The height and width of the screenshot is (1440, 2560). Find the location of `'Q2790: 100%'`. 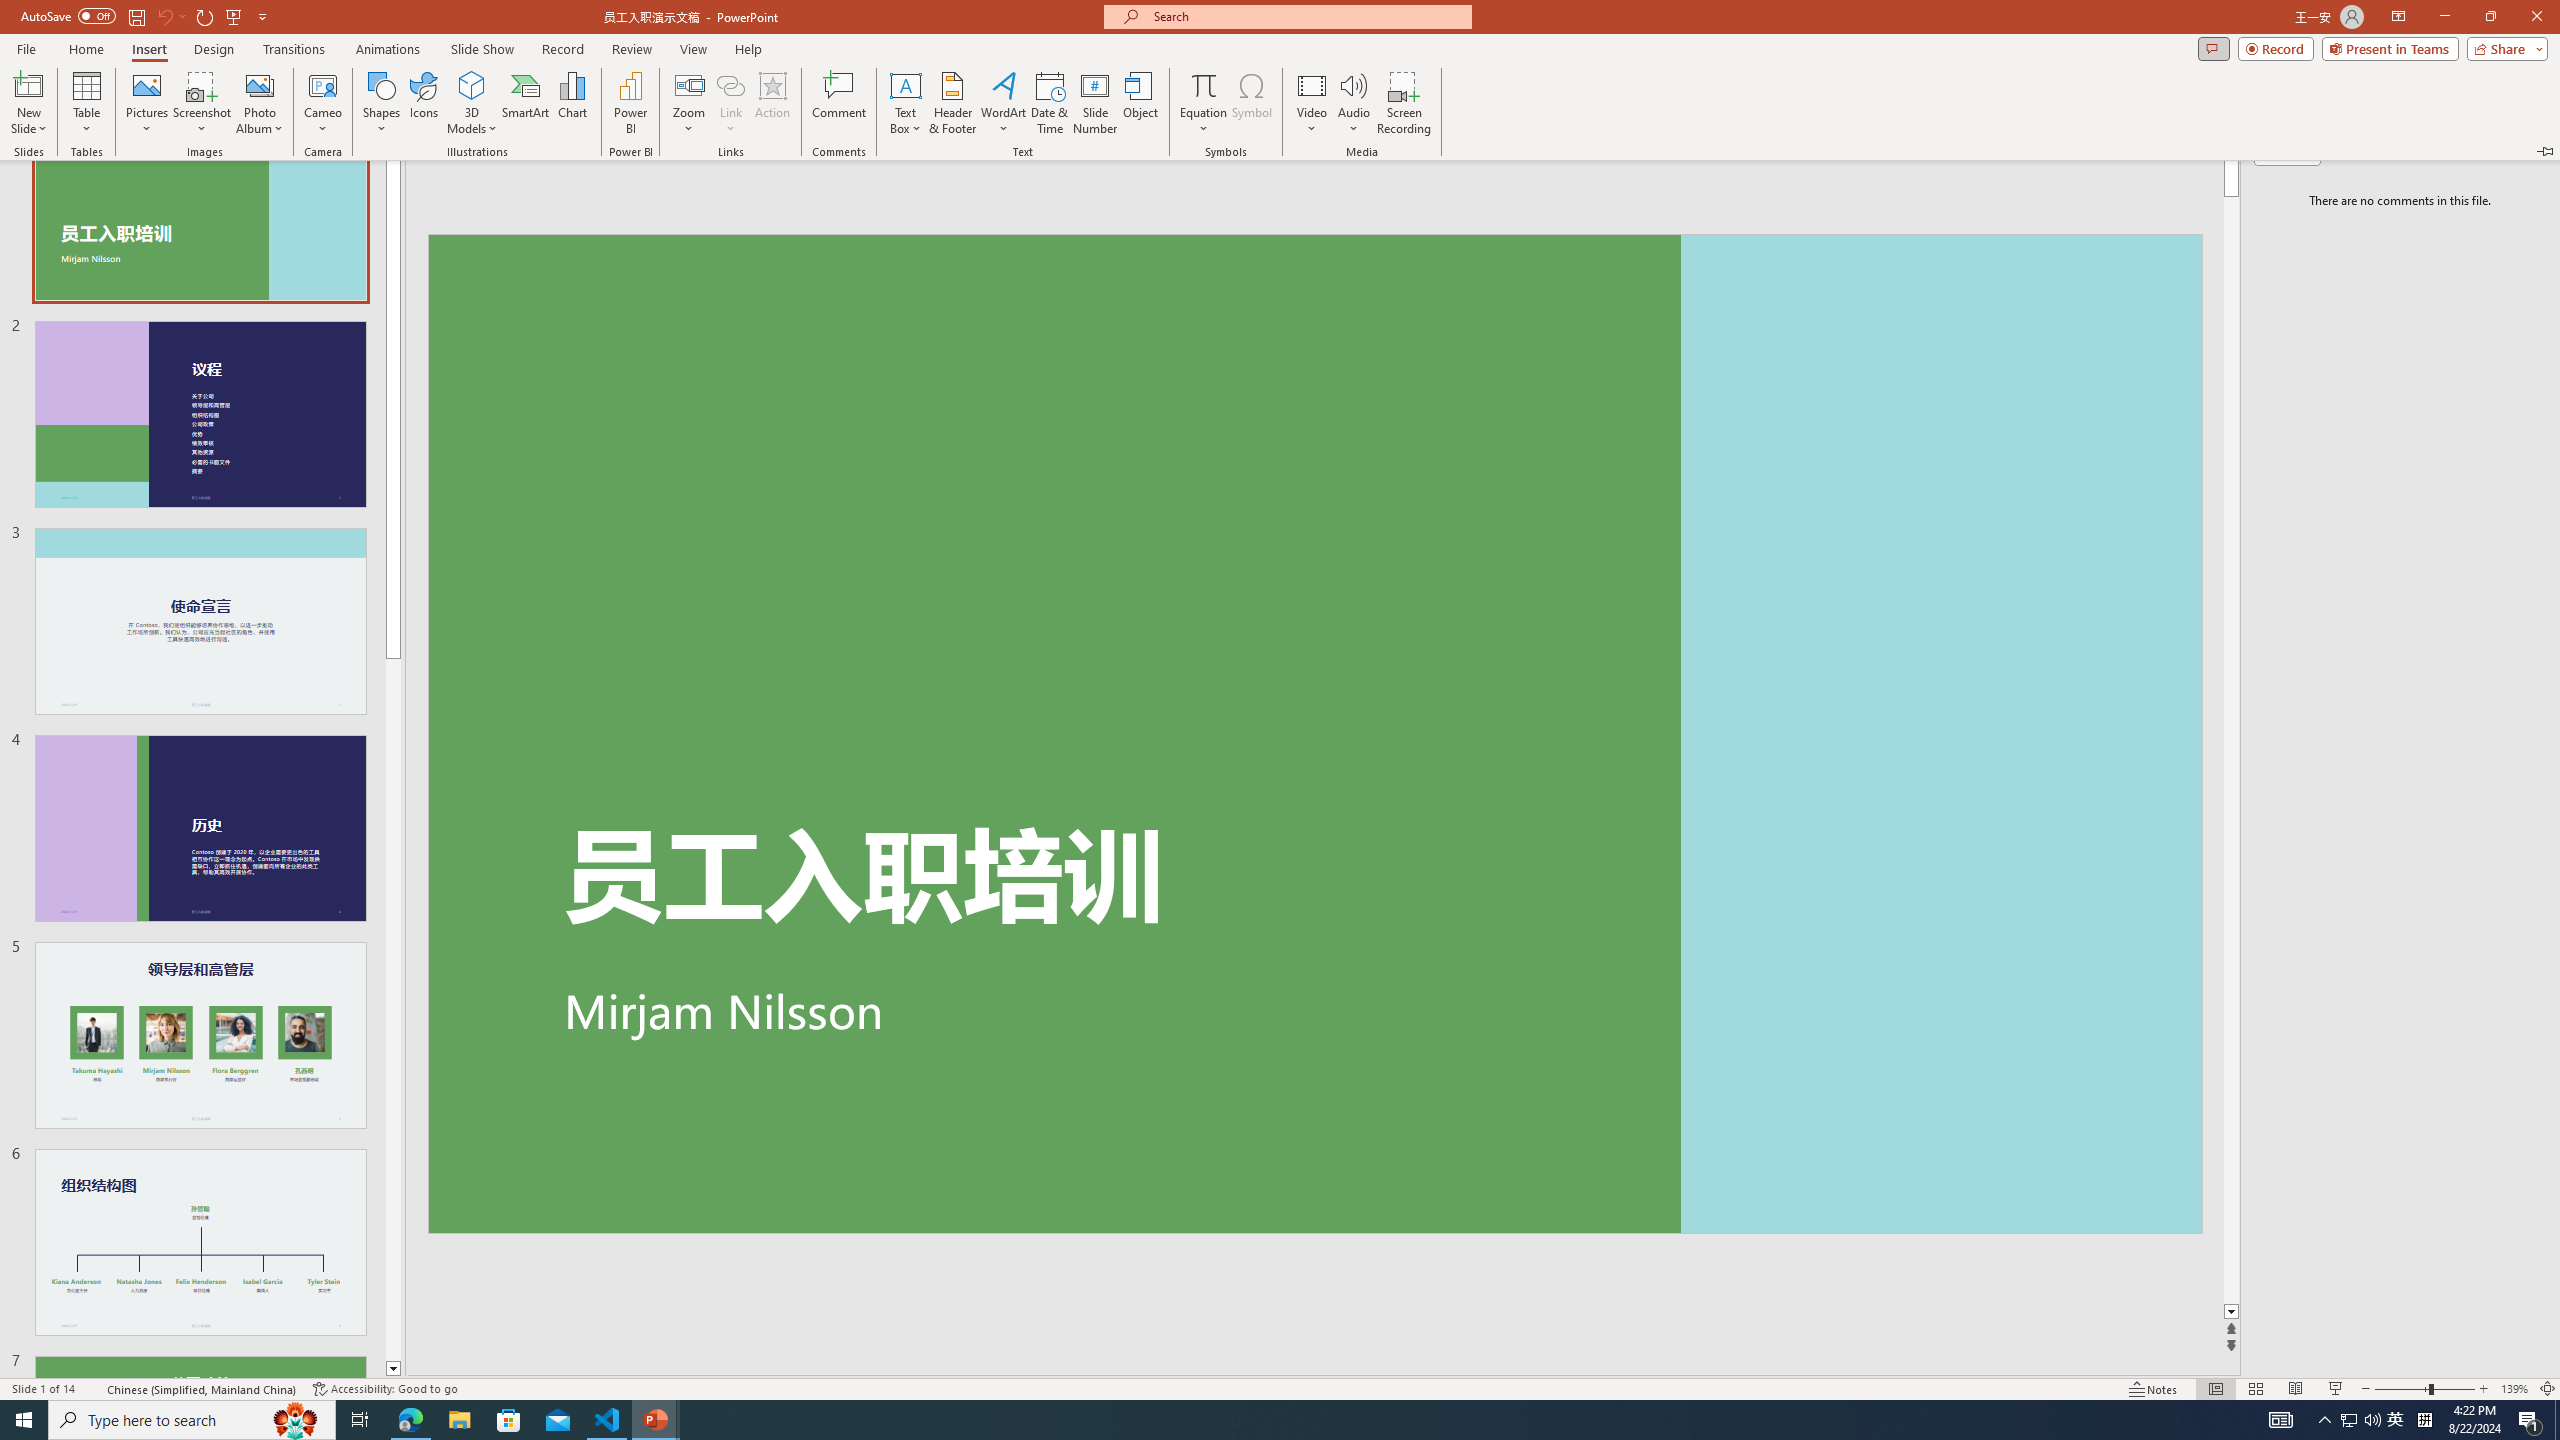

'Q2790: 100%' is located at coordinates (2372, 1418).